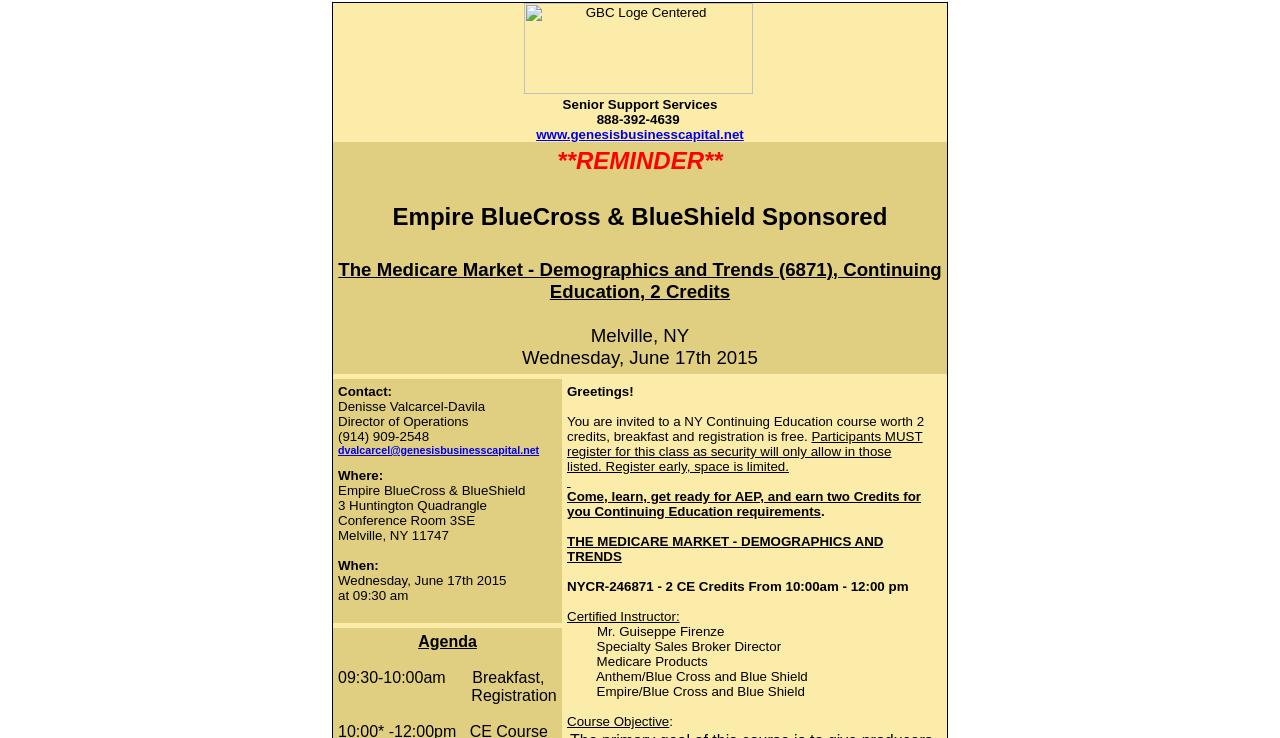 Image resolution: width=1280 pixels, height=738 pixels. I want to click on 'Come, learn, get ready for AEP, and earn two Credits for you Continuing Education requirements', so click(566, 503).